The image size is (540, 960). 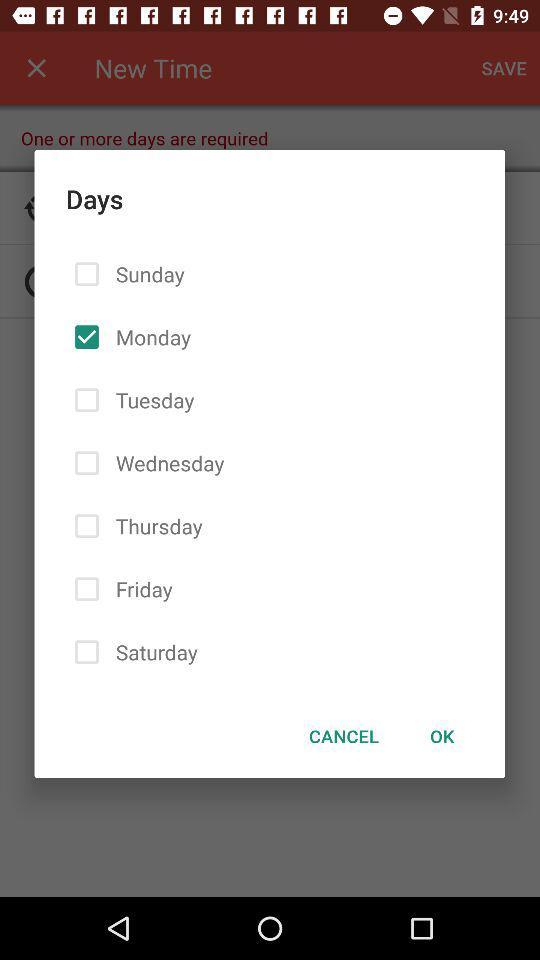 I want to click on the icon to the left of the ok icon, so click(x=343, y=735).